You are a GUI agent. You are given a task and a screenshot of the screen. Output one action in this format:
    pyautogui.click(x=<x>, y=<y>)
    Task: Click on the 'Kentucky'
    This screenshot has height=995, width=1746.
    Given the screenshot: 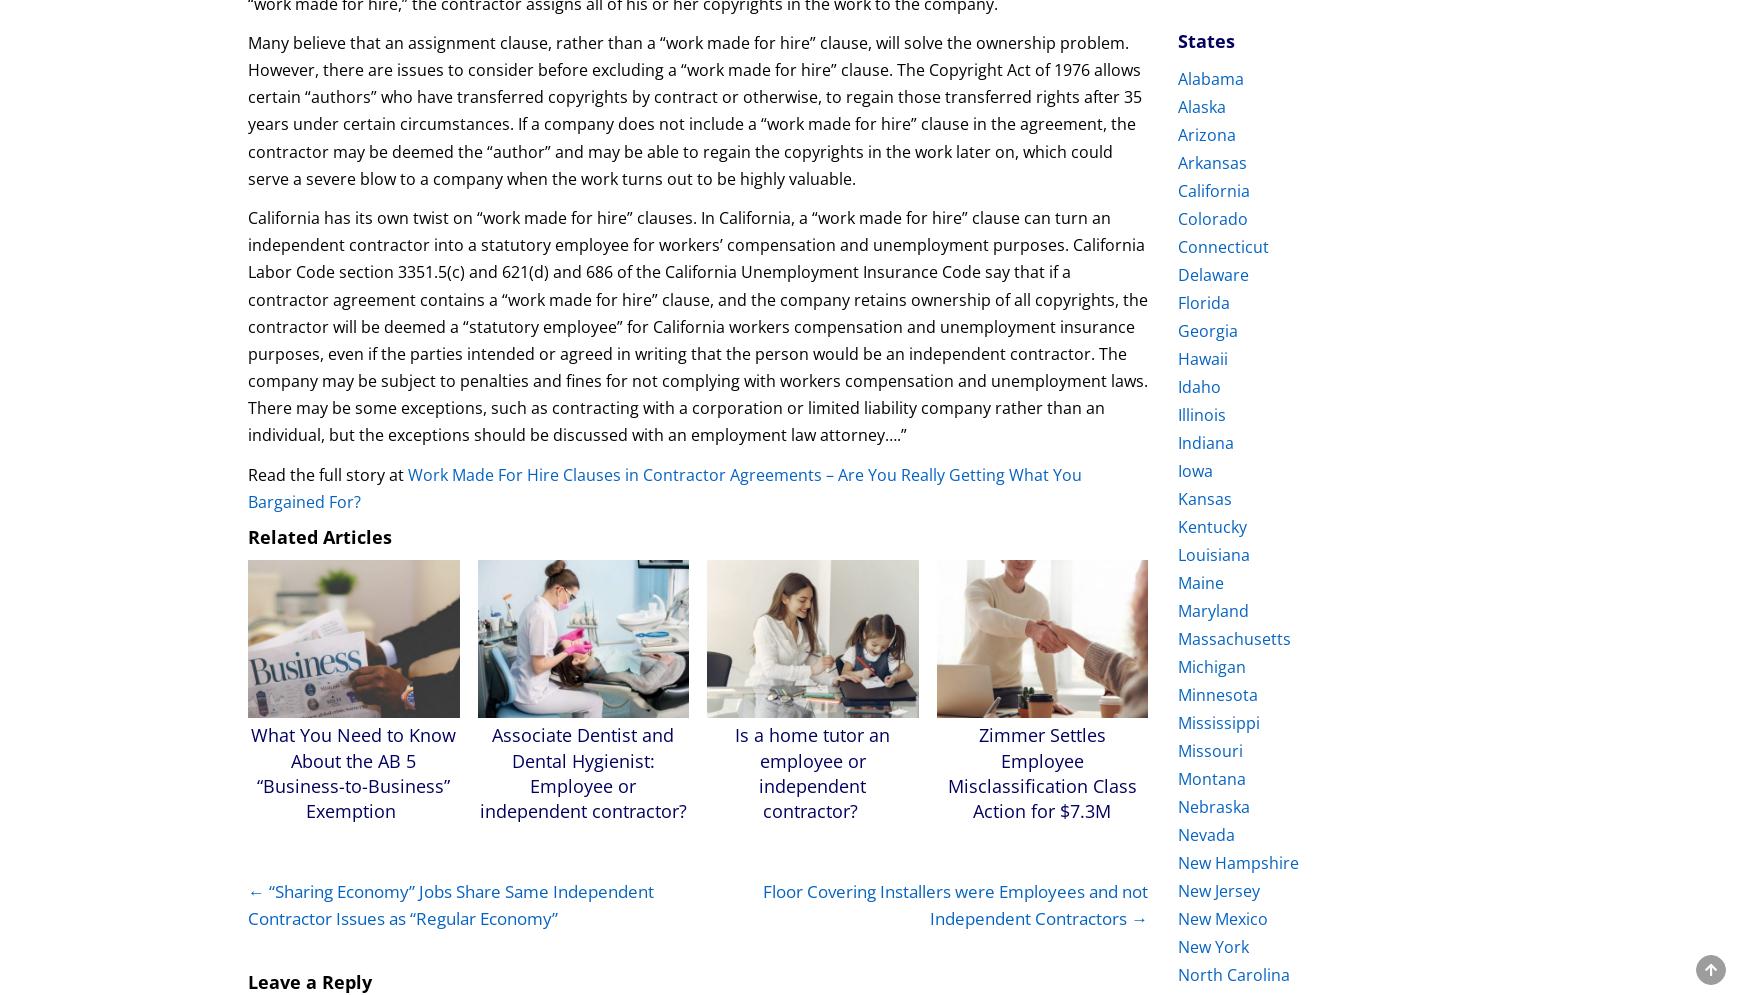 What is the action you would take?
    pyautogui.click(x=1212, y=525)
    